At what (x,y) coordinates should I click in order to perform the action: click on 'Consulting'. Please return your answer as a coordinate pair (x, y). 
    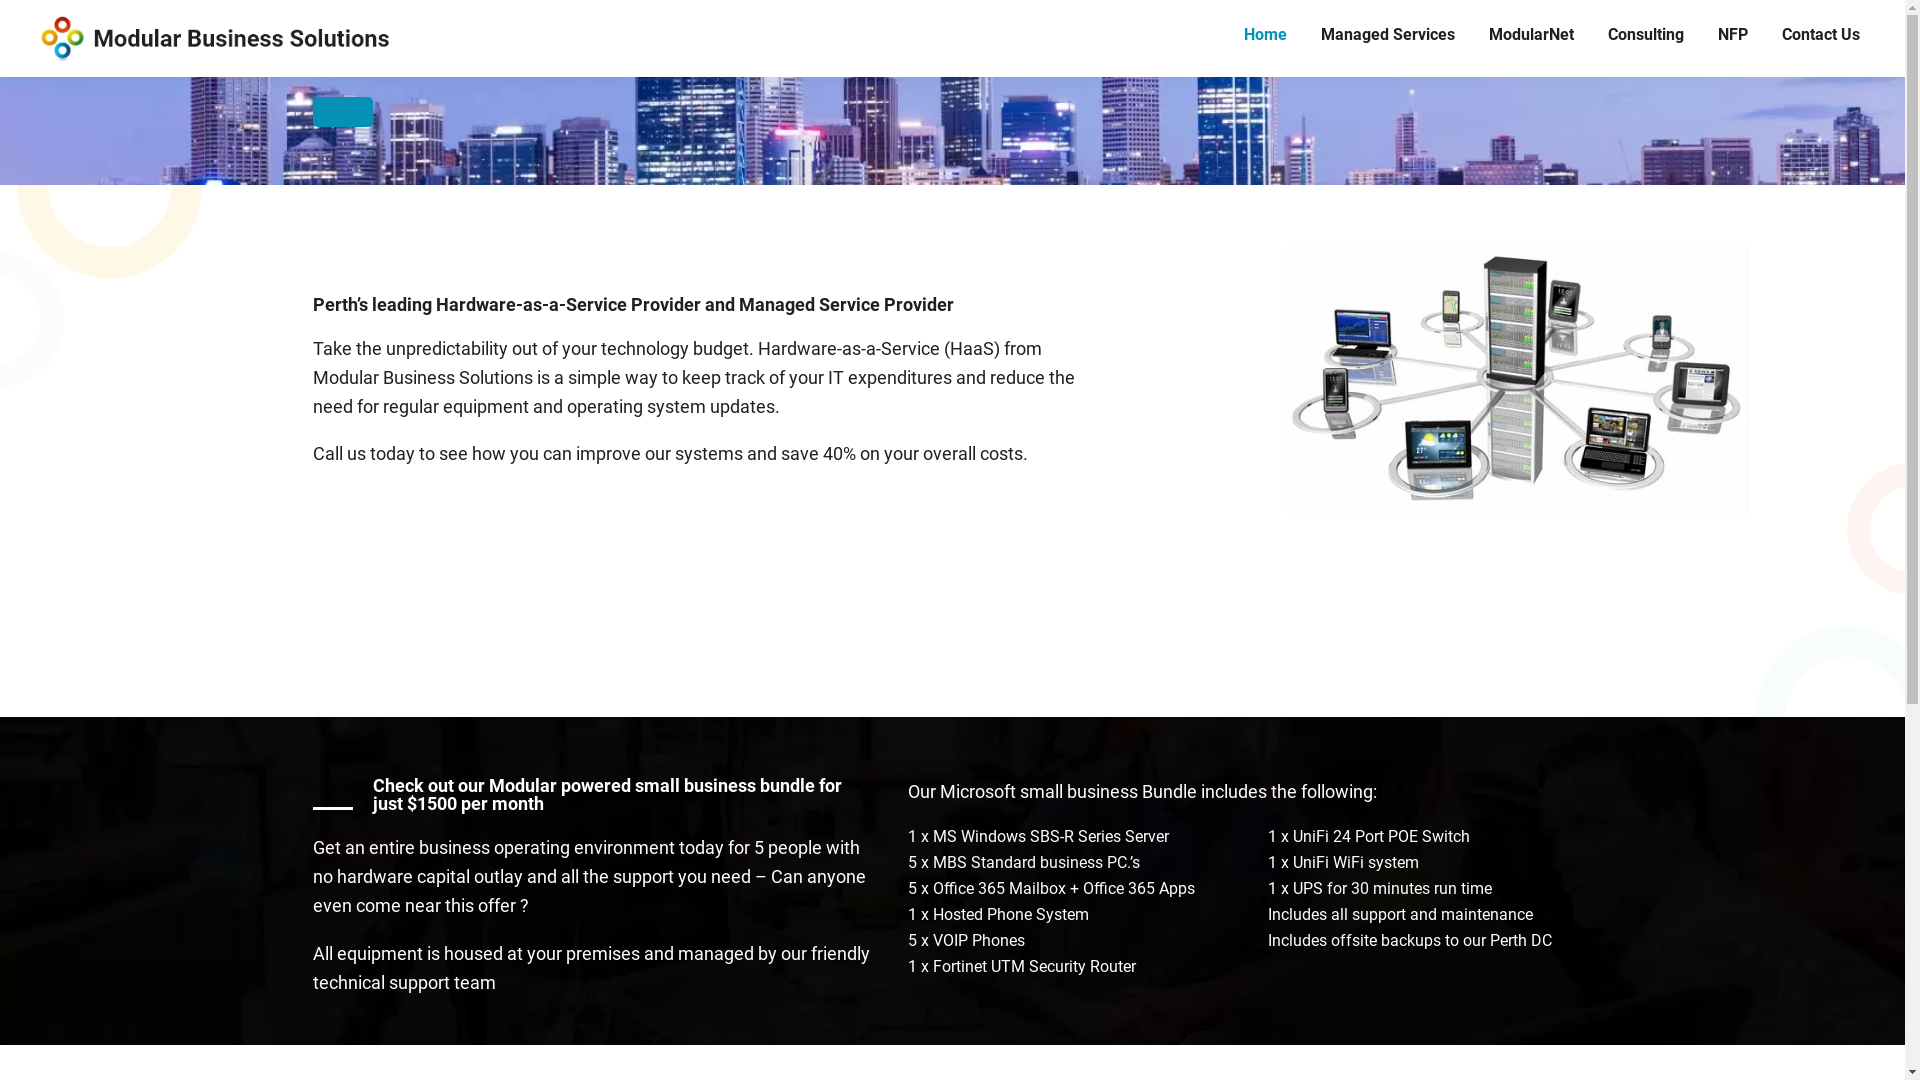
    Looking at the image, I should click on (1646, 34).